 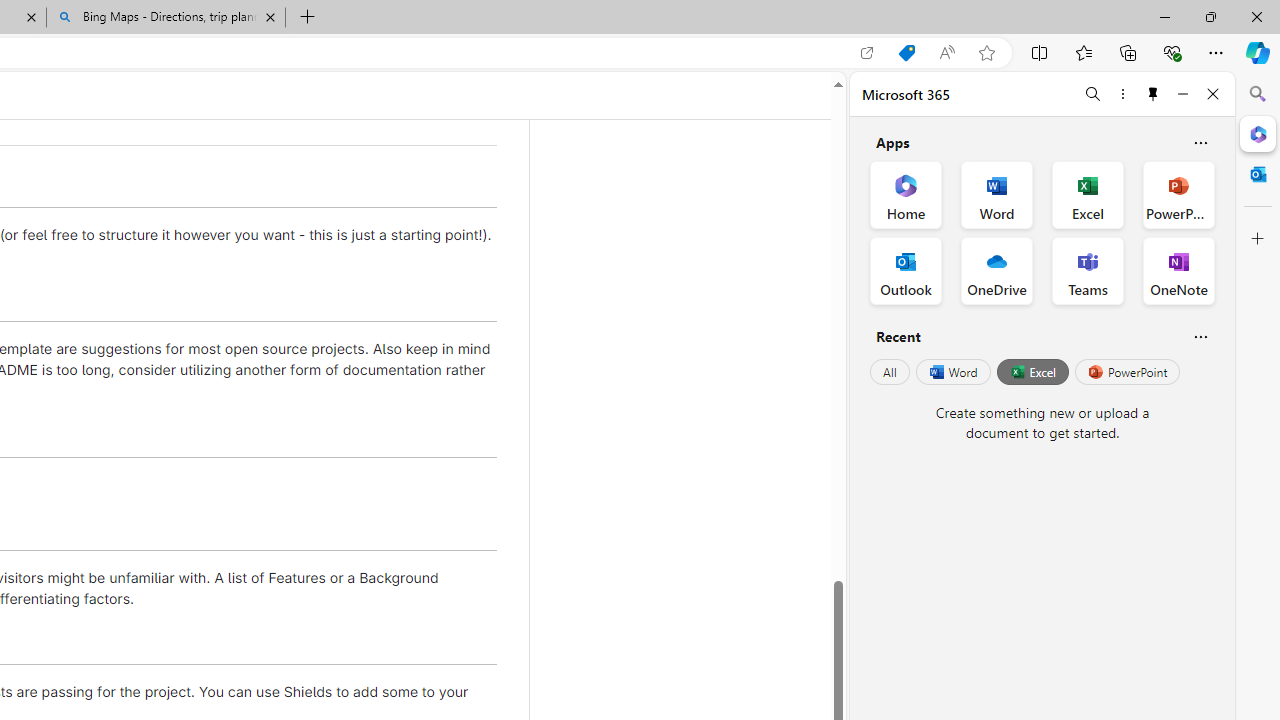 I want to click on 'Word Office App', so click(x=997, y=195).